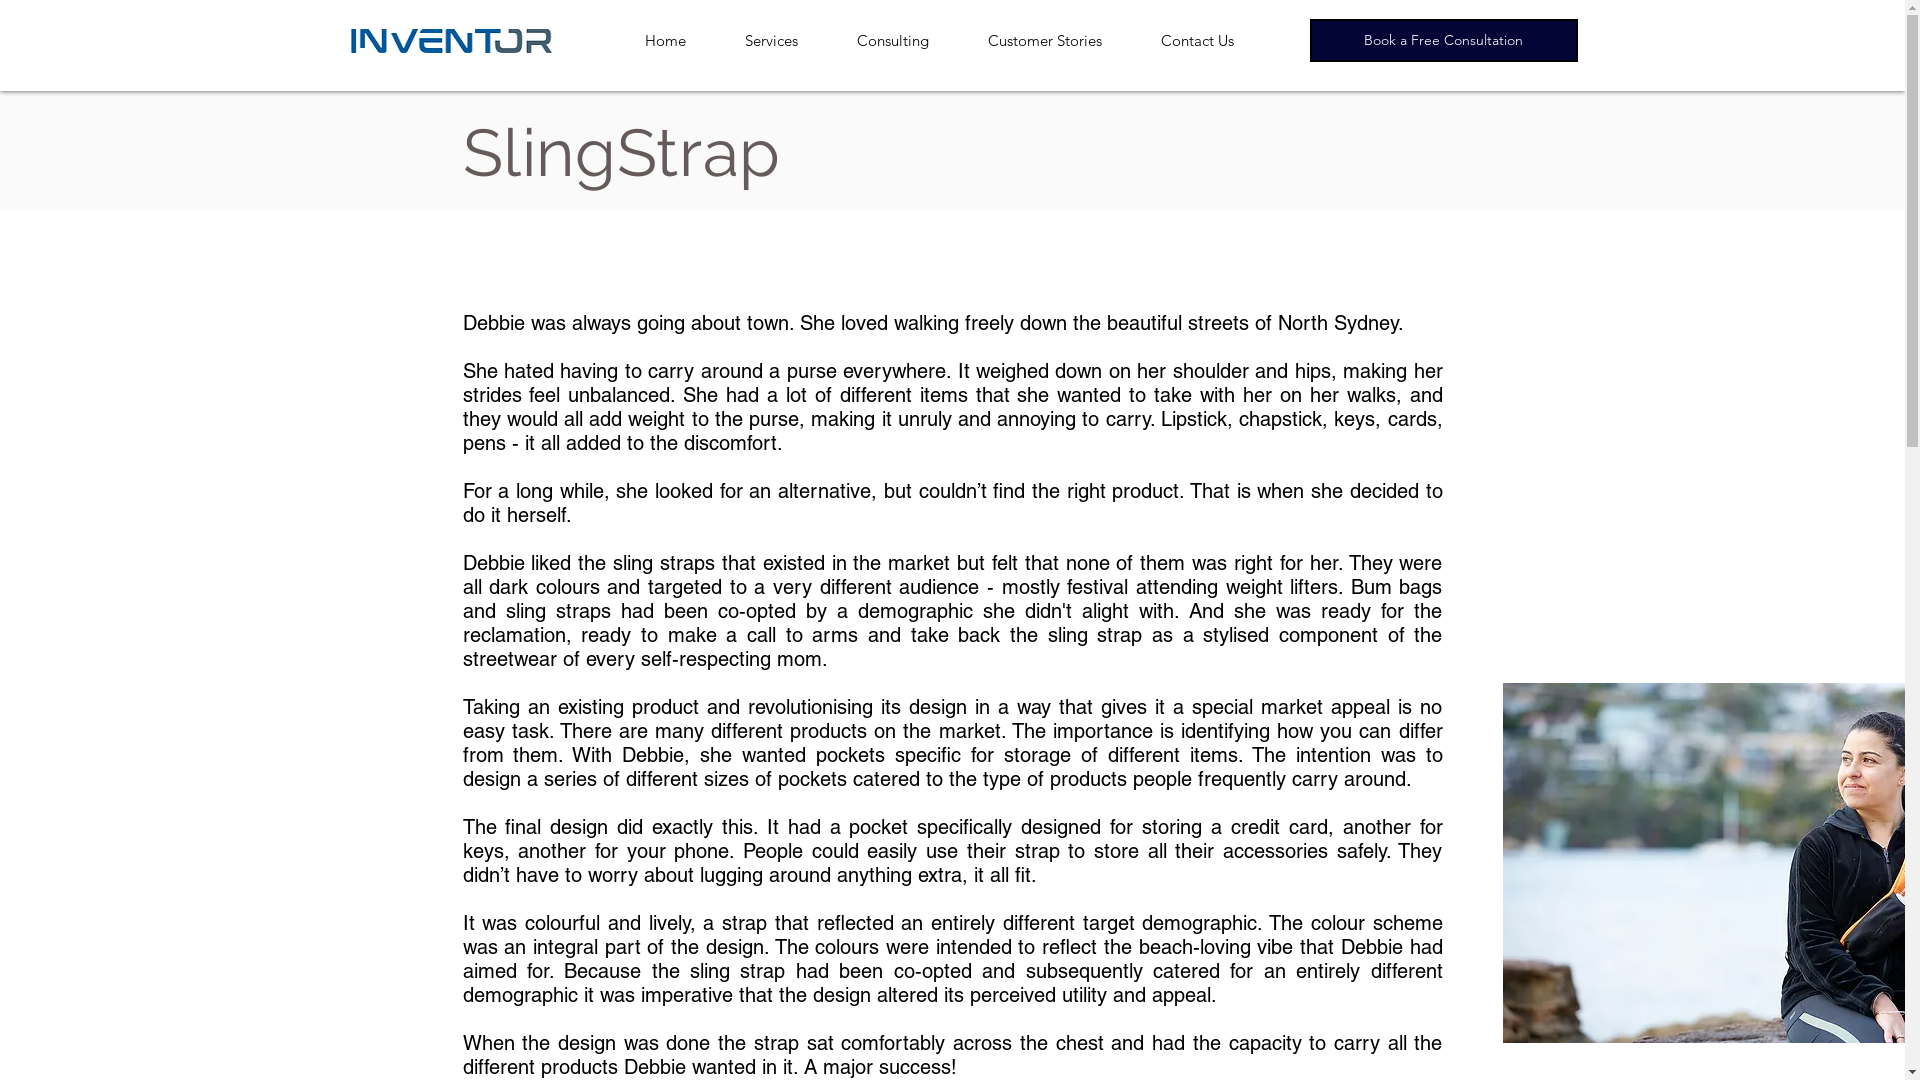  Describe the element at coordinates (782, 41) in the screenshot. I see `'Services'` at that location.